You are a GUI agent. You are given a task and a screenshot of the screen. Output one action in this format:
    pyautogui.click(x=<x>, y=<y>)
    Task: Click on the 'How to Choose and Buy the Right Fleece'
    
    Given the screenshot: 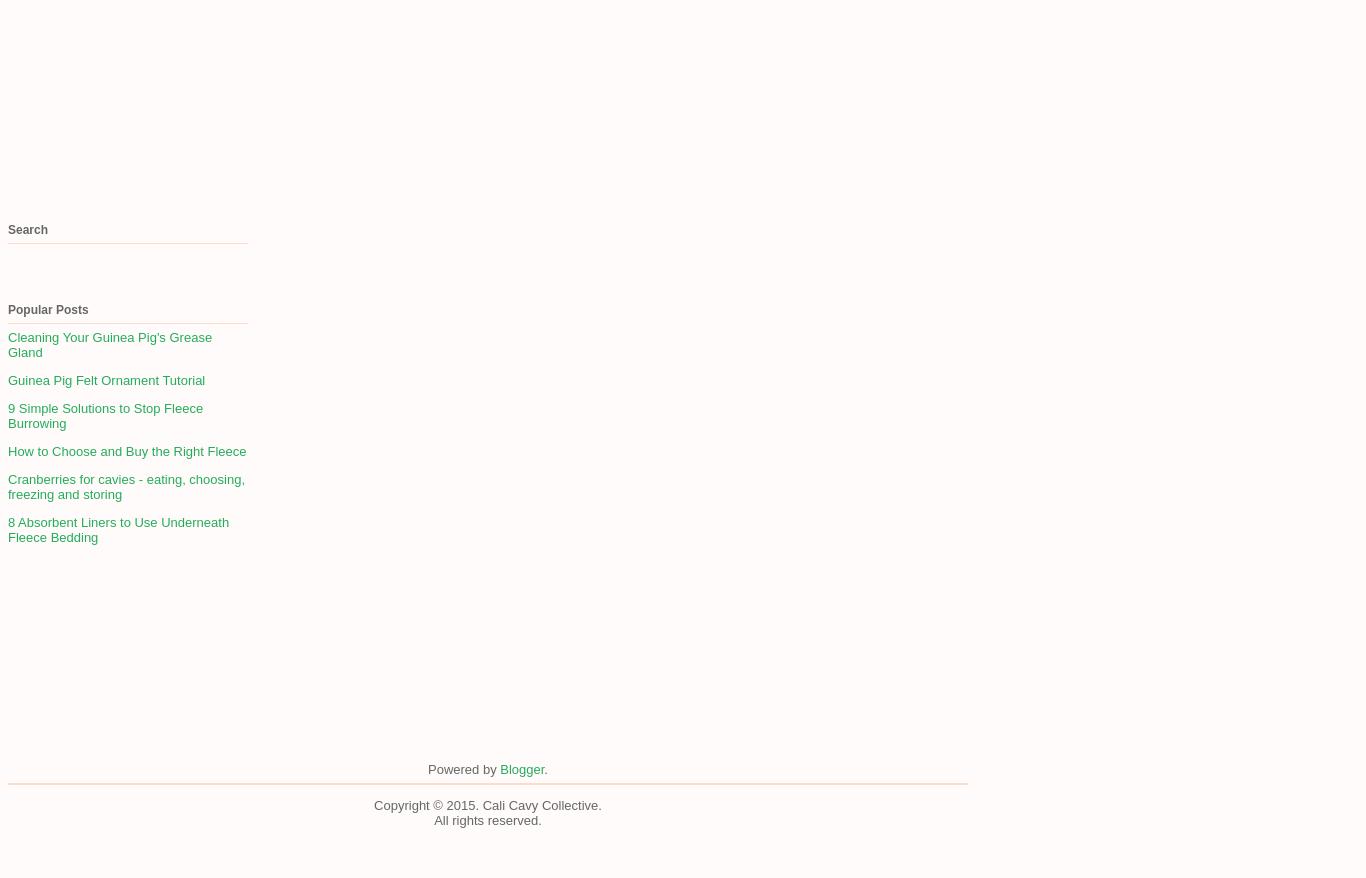 What is the action you would take?
    pyautogui.click(x=126, y=450)
    